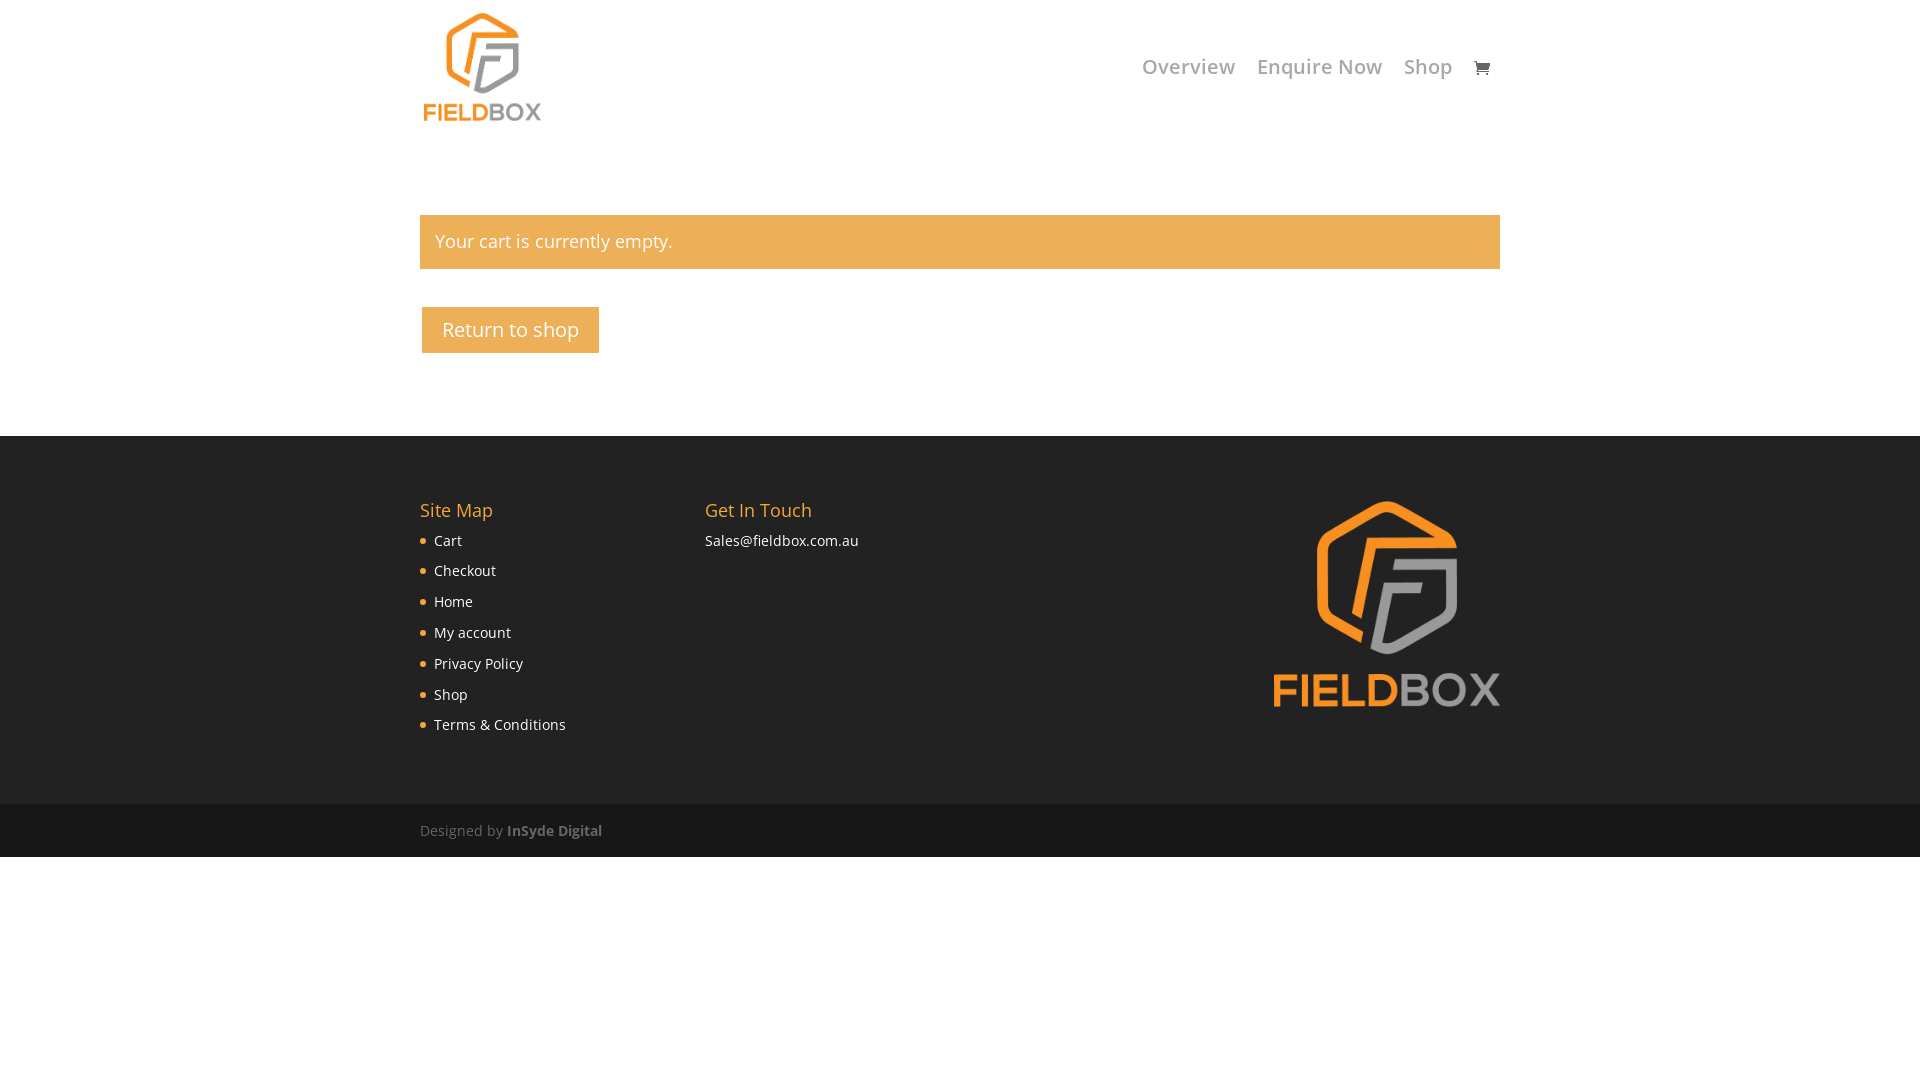  Describe the element at coordinates (1256, 96) in the screenshot. I see `'Enquire Now'` at that location.